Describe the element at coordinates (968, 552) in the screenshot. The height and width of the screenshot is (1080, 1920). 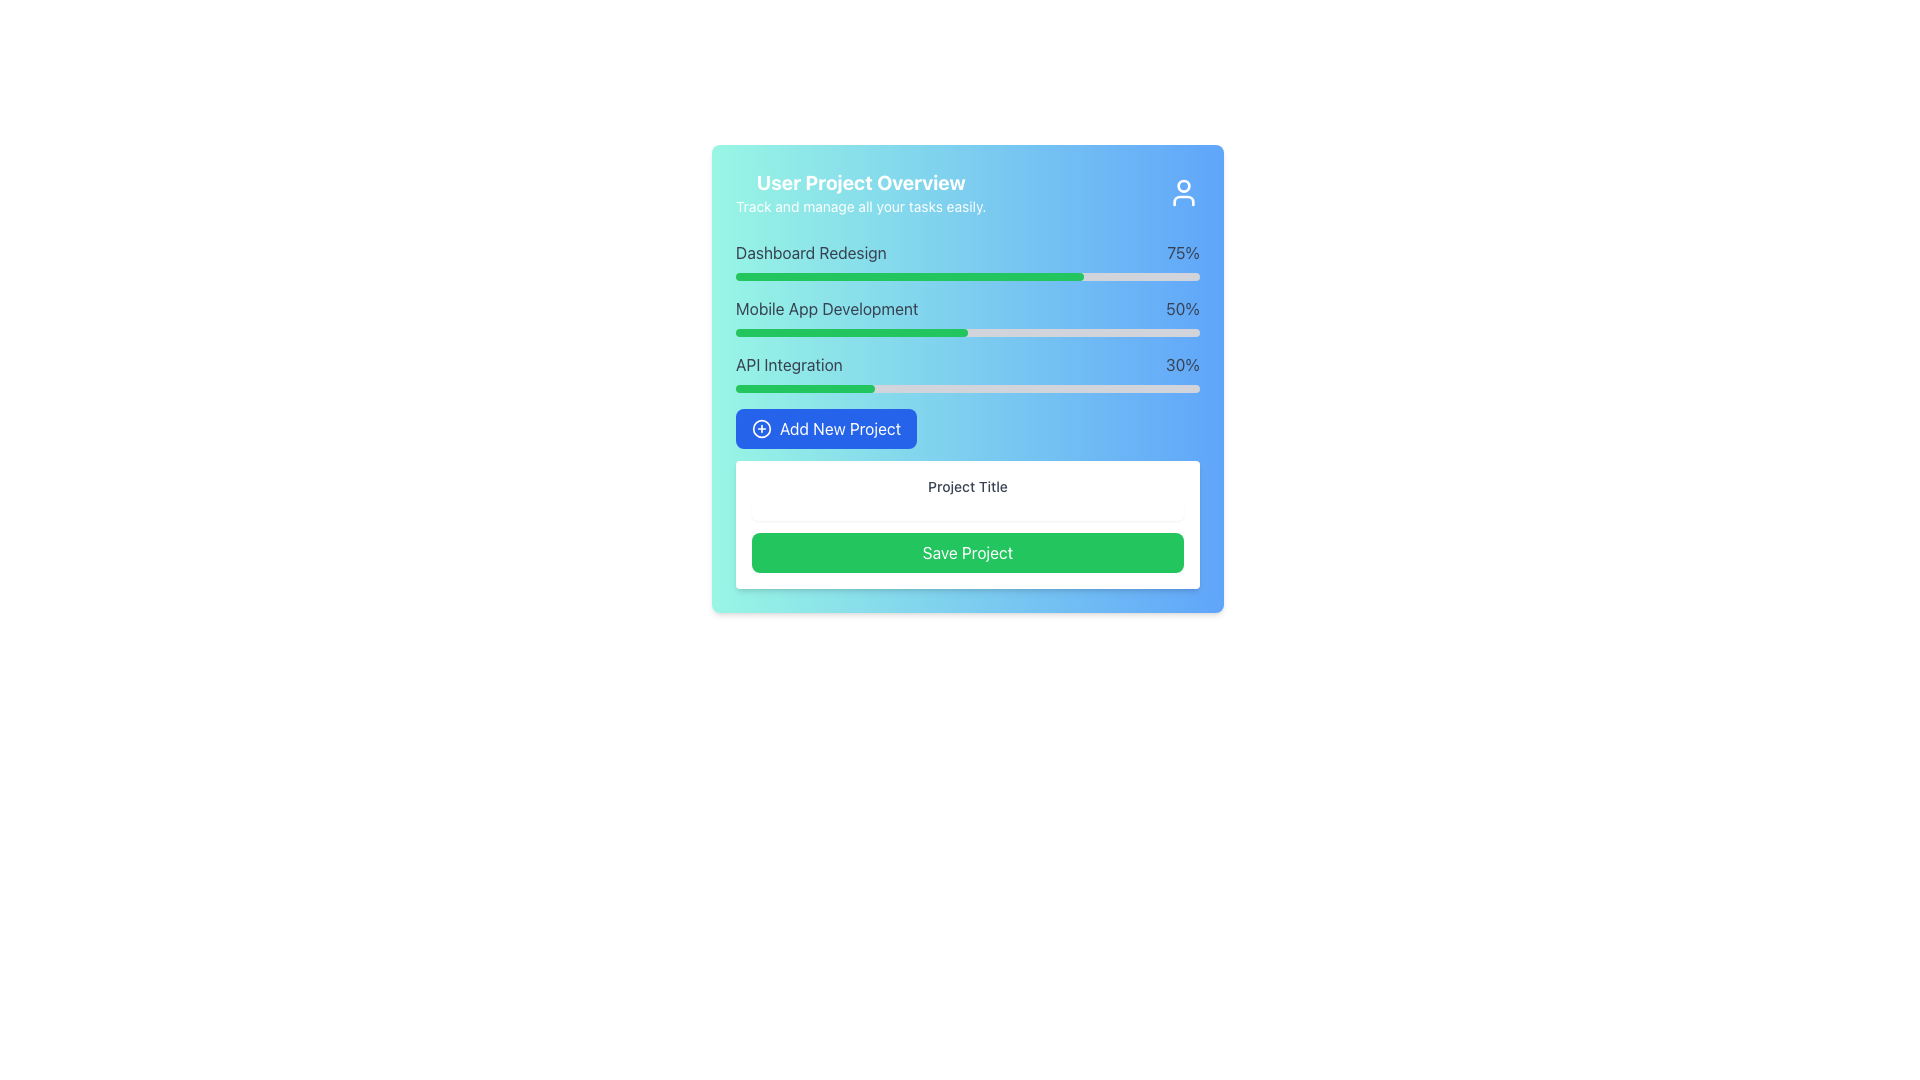
I see `the green rectangular button labeled 'Save Project'` at that location.